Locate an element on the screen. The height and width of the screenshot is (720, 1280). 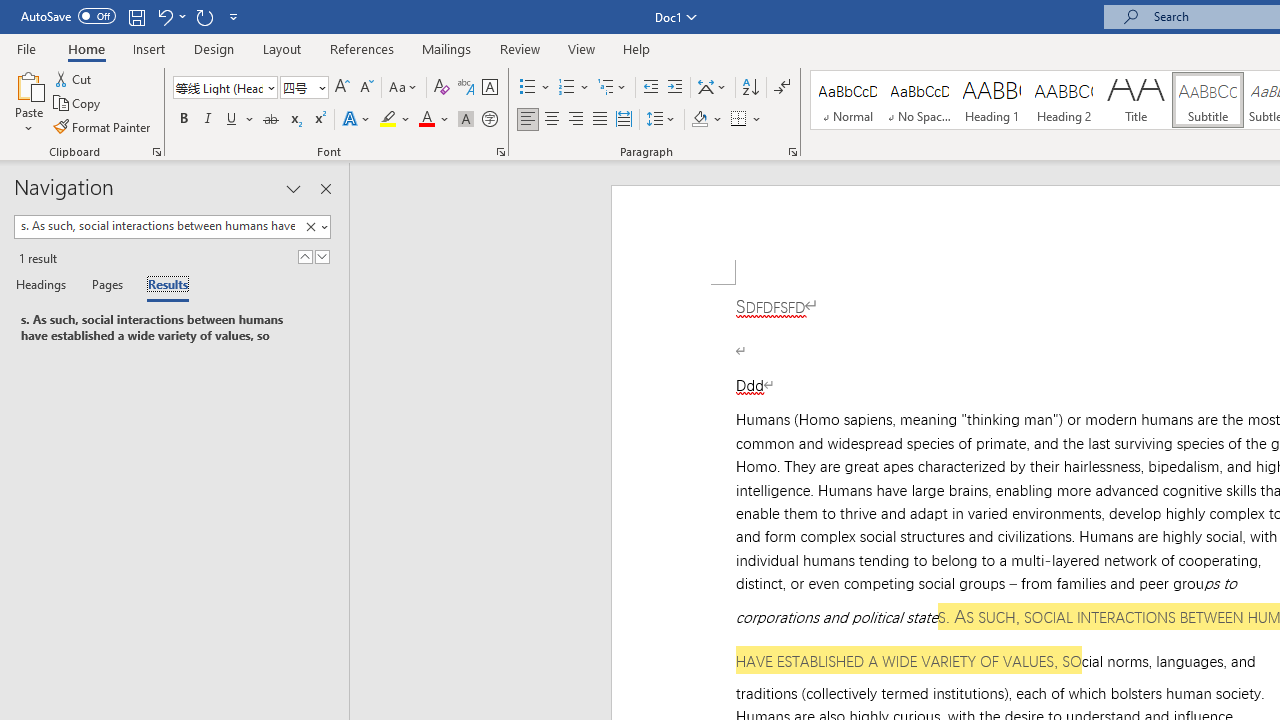
'Heading 2' is located at coordinates (1062, 100).